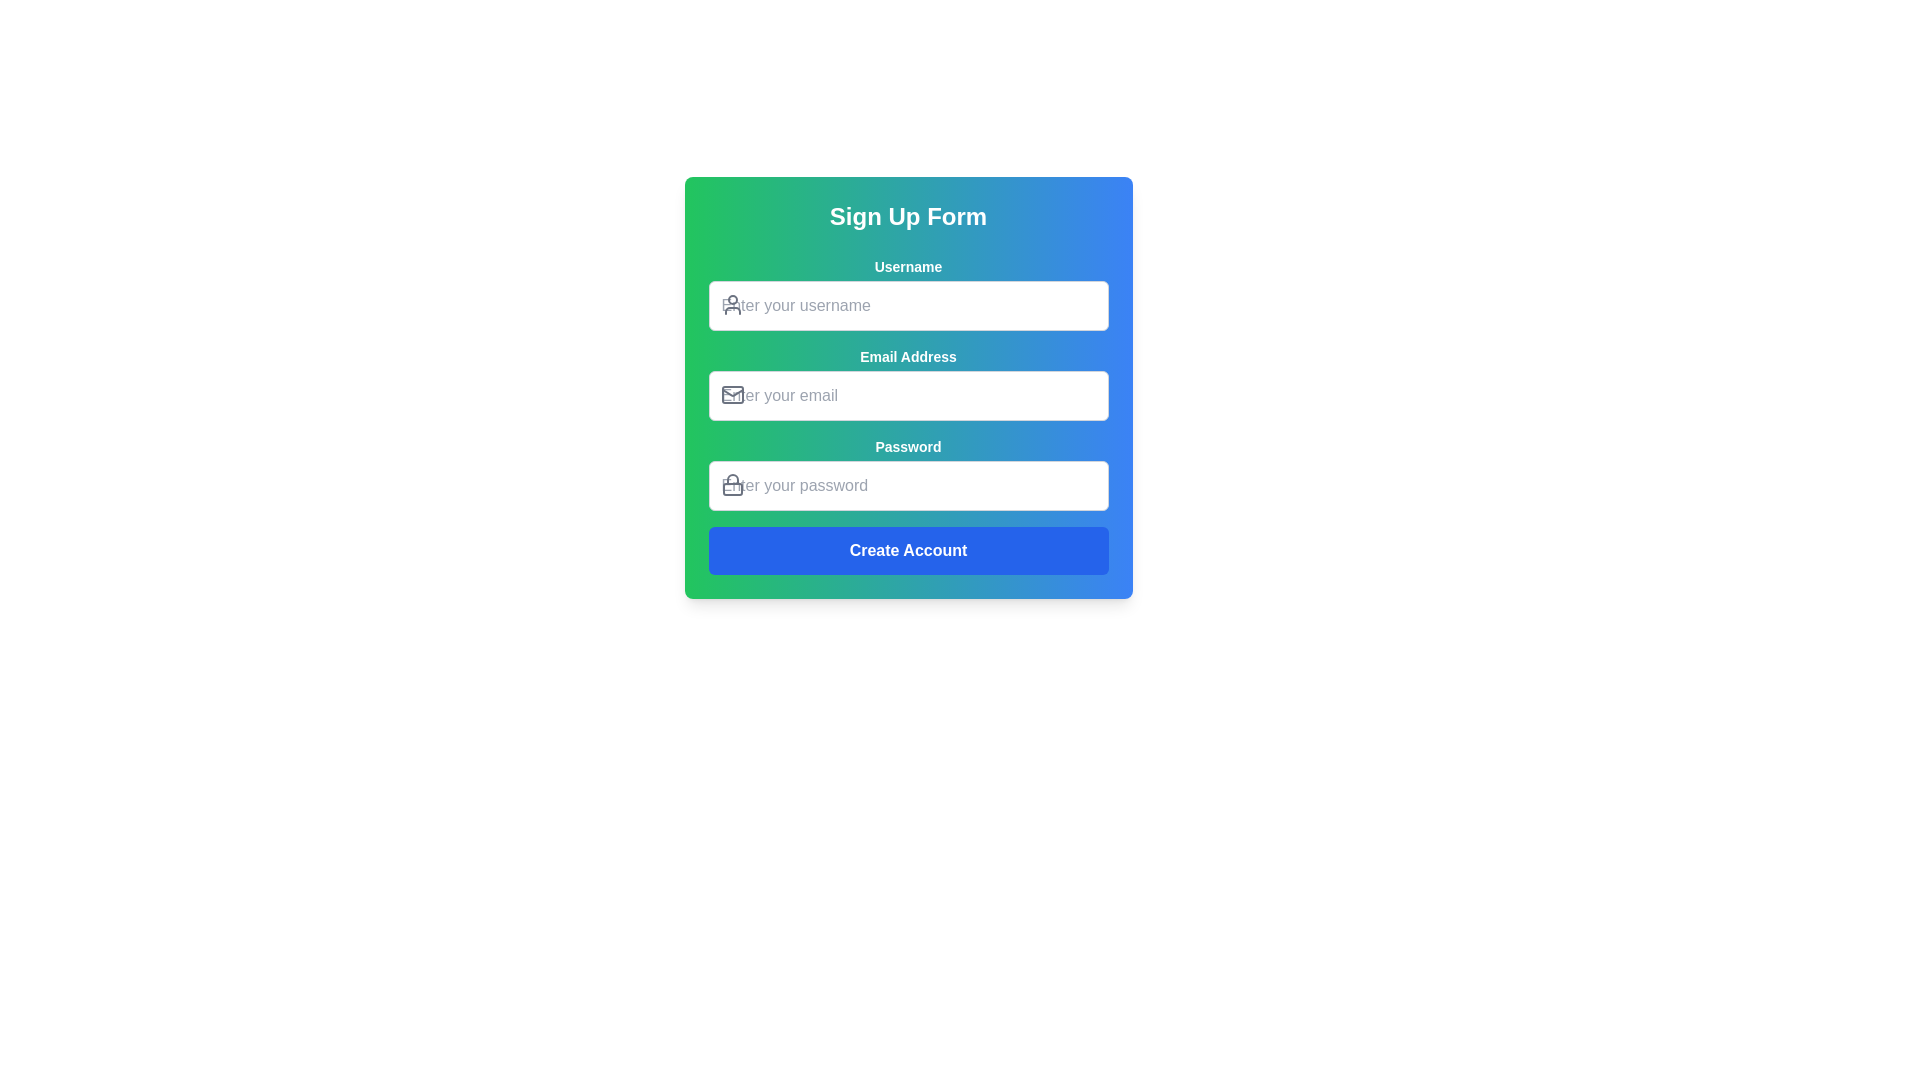 The height and width of the screenshot is (1080, 1920). What do you see at coordinates (907, 356) in the screenshot?
I see `the 'Email Address' label, which is the second label in the sign-up form, displayed in bold white text against a gradient background` at bounding box center [907, 356].